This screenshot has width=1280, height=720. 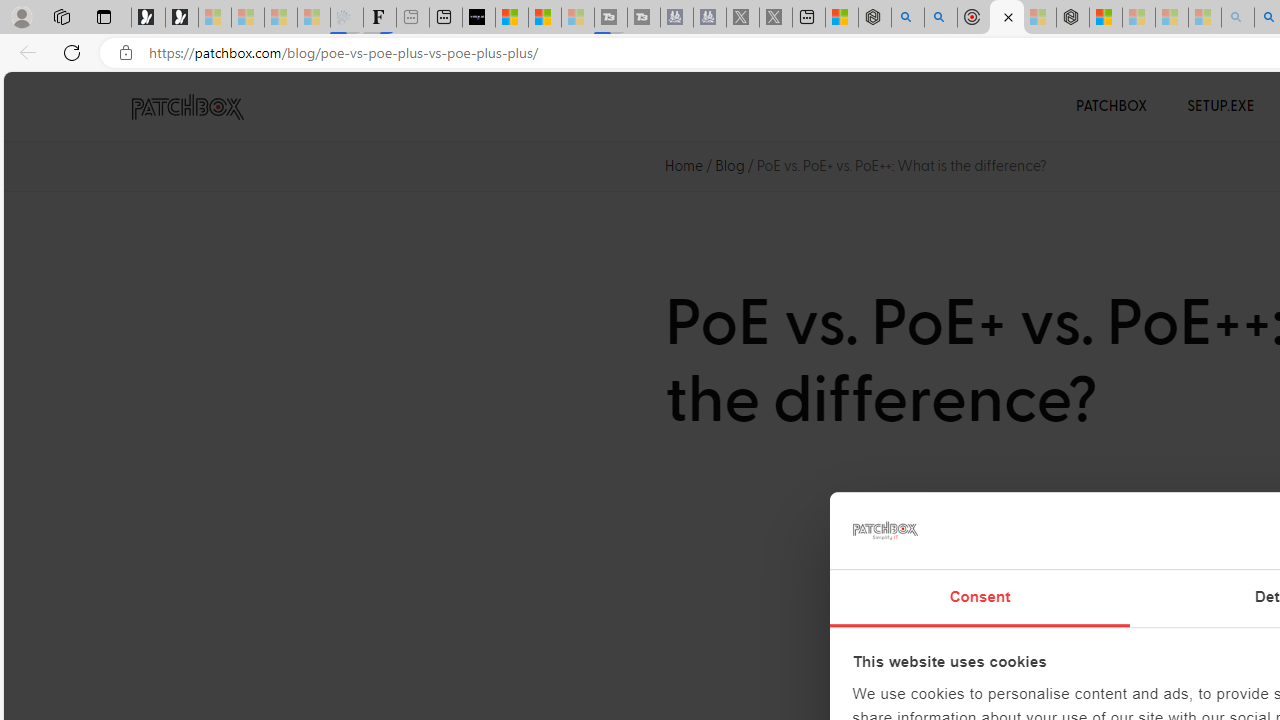 I want to click on 'poe ++ standard - Search', so click(x=940, y=17).